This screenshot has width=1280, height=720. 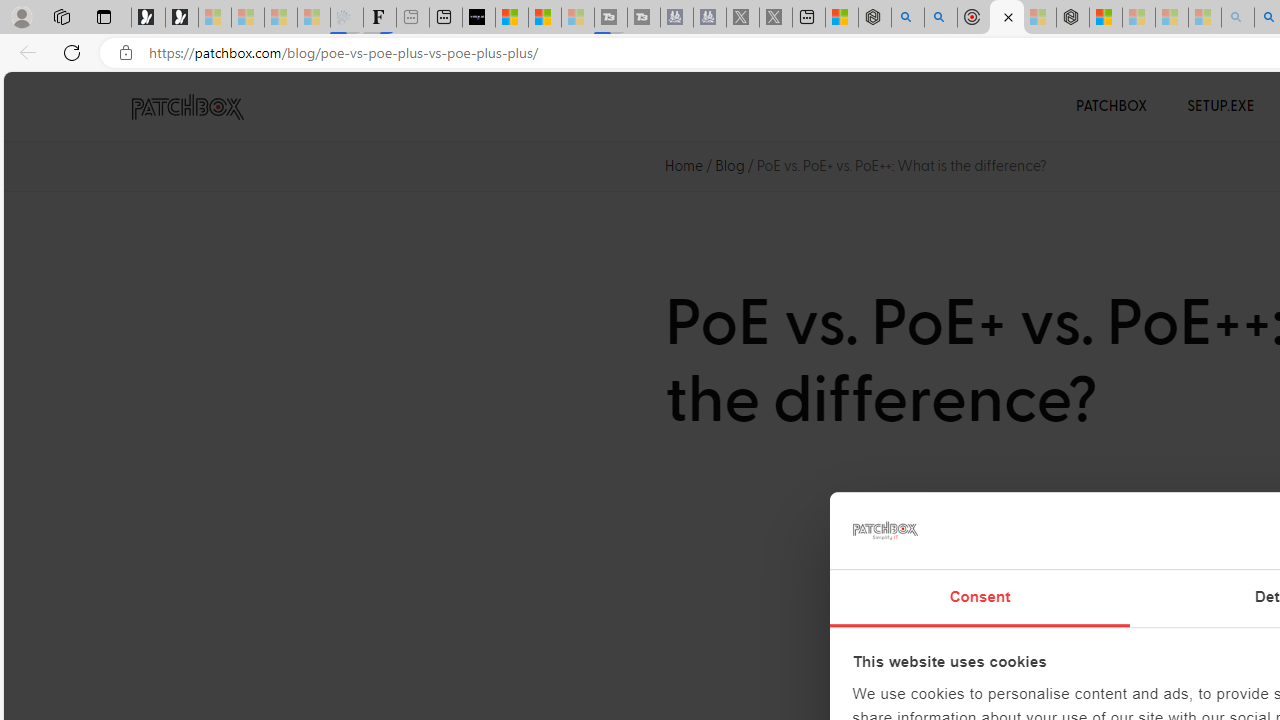 I want to click on 'poe ++ standard - Search', so click(x=940, y=17).